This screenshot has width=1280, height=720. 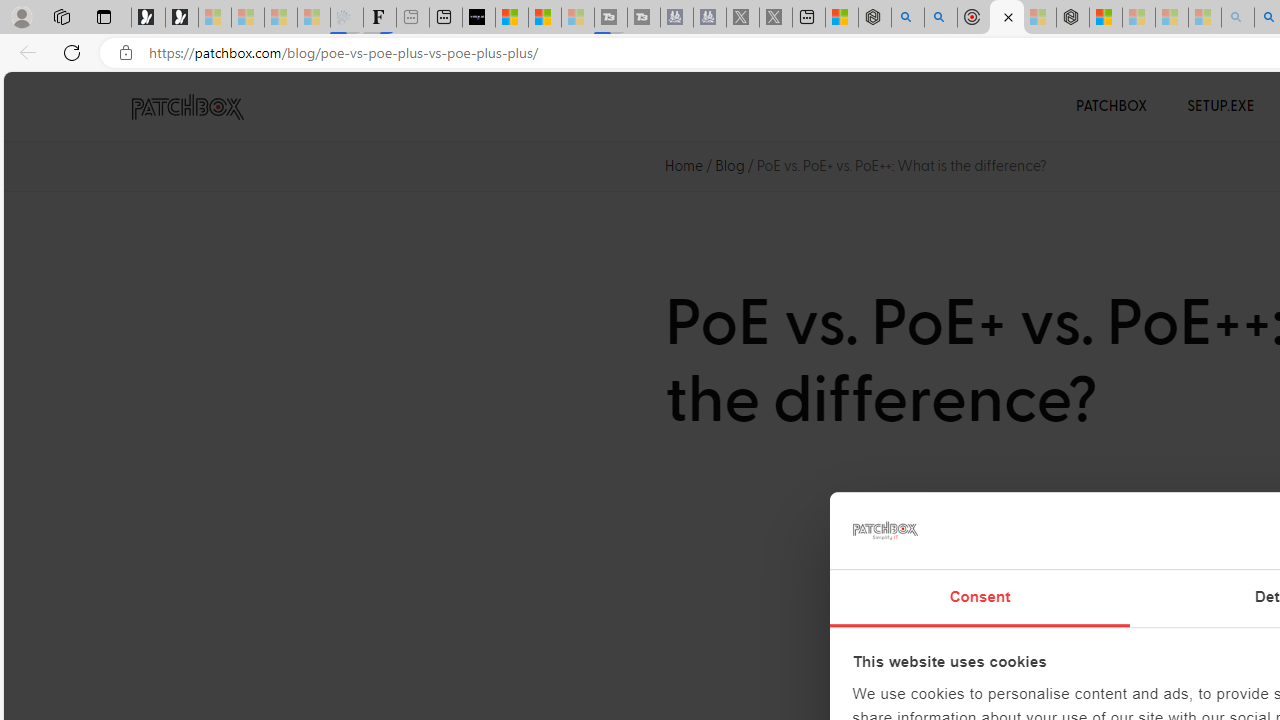 I want to click on 'poe ++ standard - Search', so click(x=940, y=17).